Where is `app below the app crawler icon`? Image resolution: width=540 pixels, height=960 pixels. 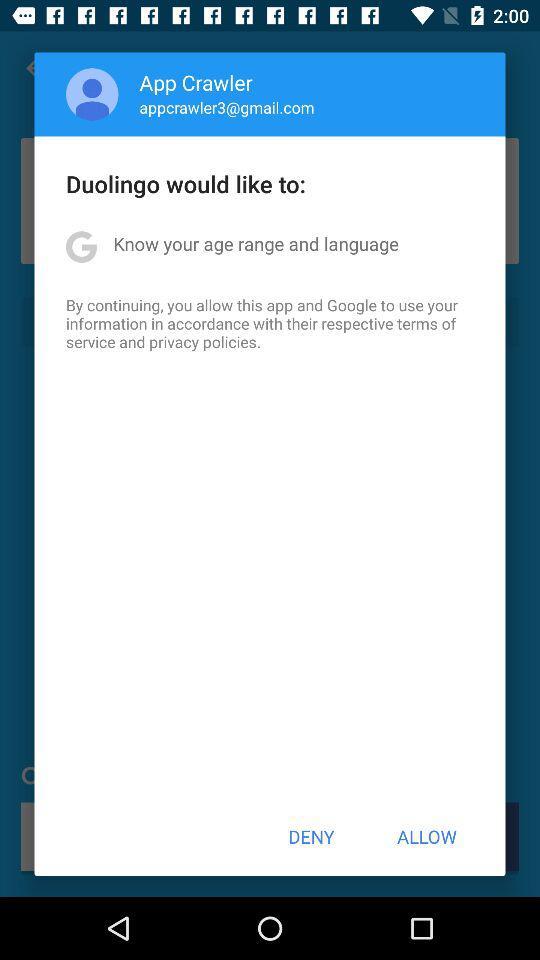 app below the app crawler icon is located at coordinates (226, 107).